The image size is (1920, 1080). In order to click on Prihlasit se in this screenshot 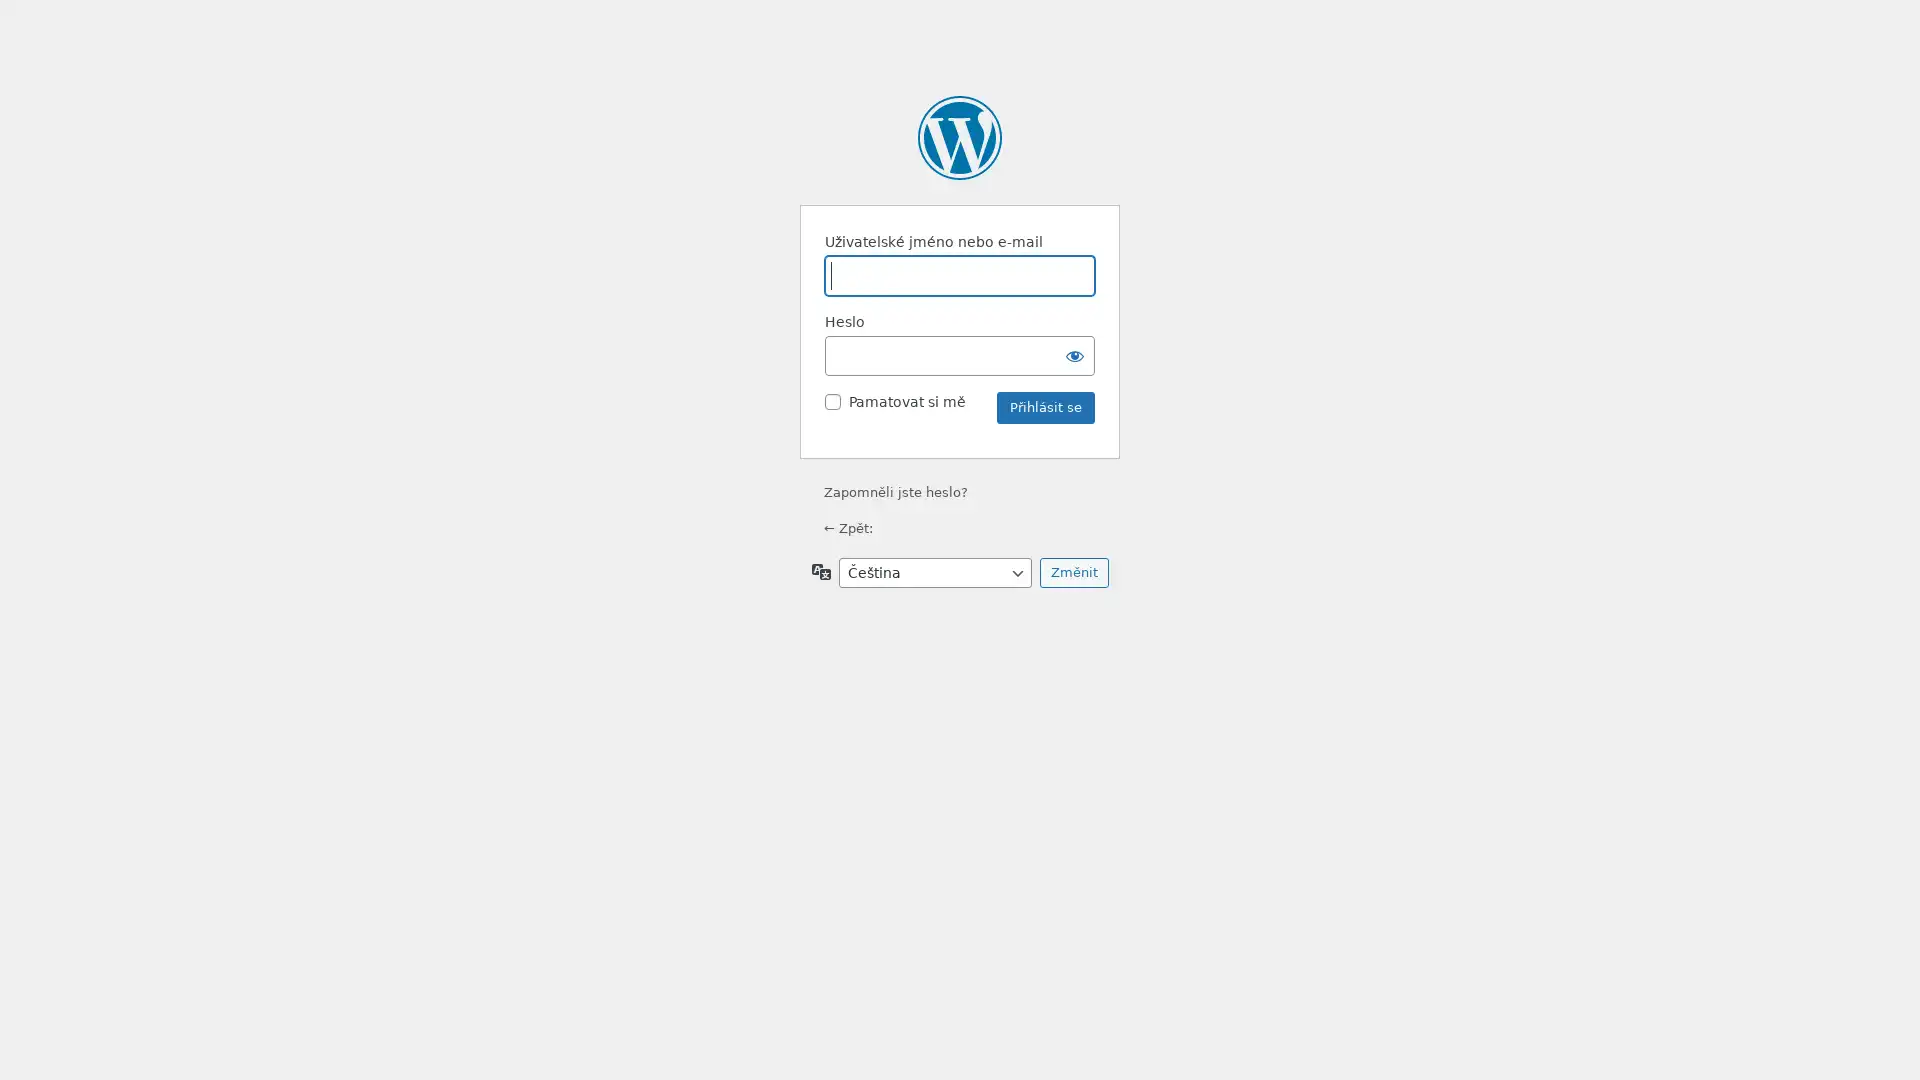, I will do `click(1045, 407)`.